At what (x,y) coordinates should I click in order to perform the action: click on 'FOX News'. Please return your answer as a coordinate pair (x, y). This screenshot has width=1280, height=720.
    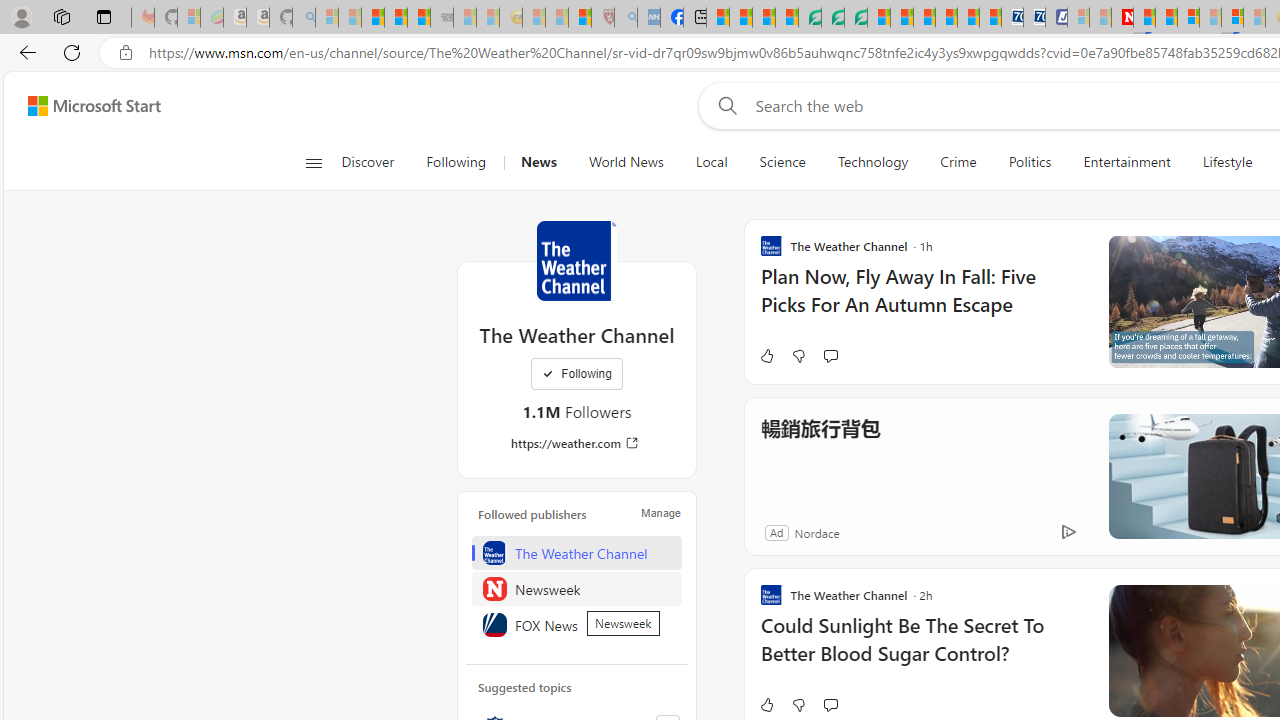
    Looking at the image, I should click on (576, 623).